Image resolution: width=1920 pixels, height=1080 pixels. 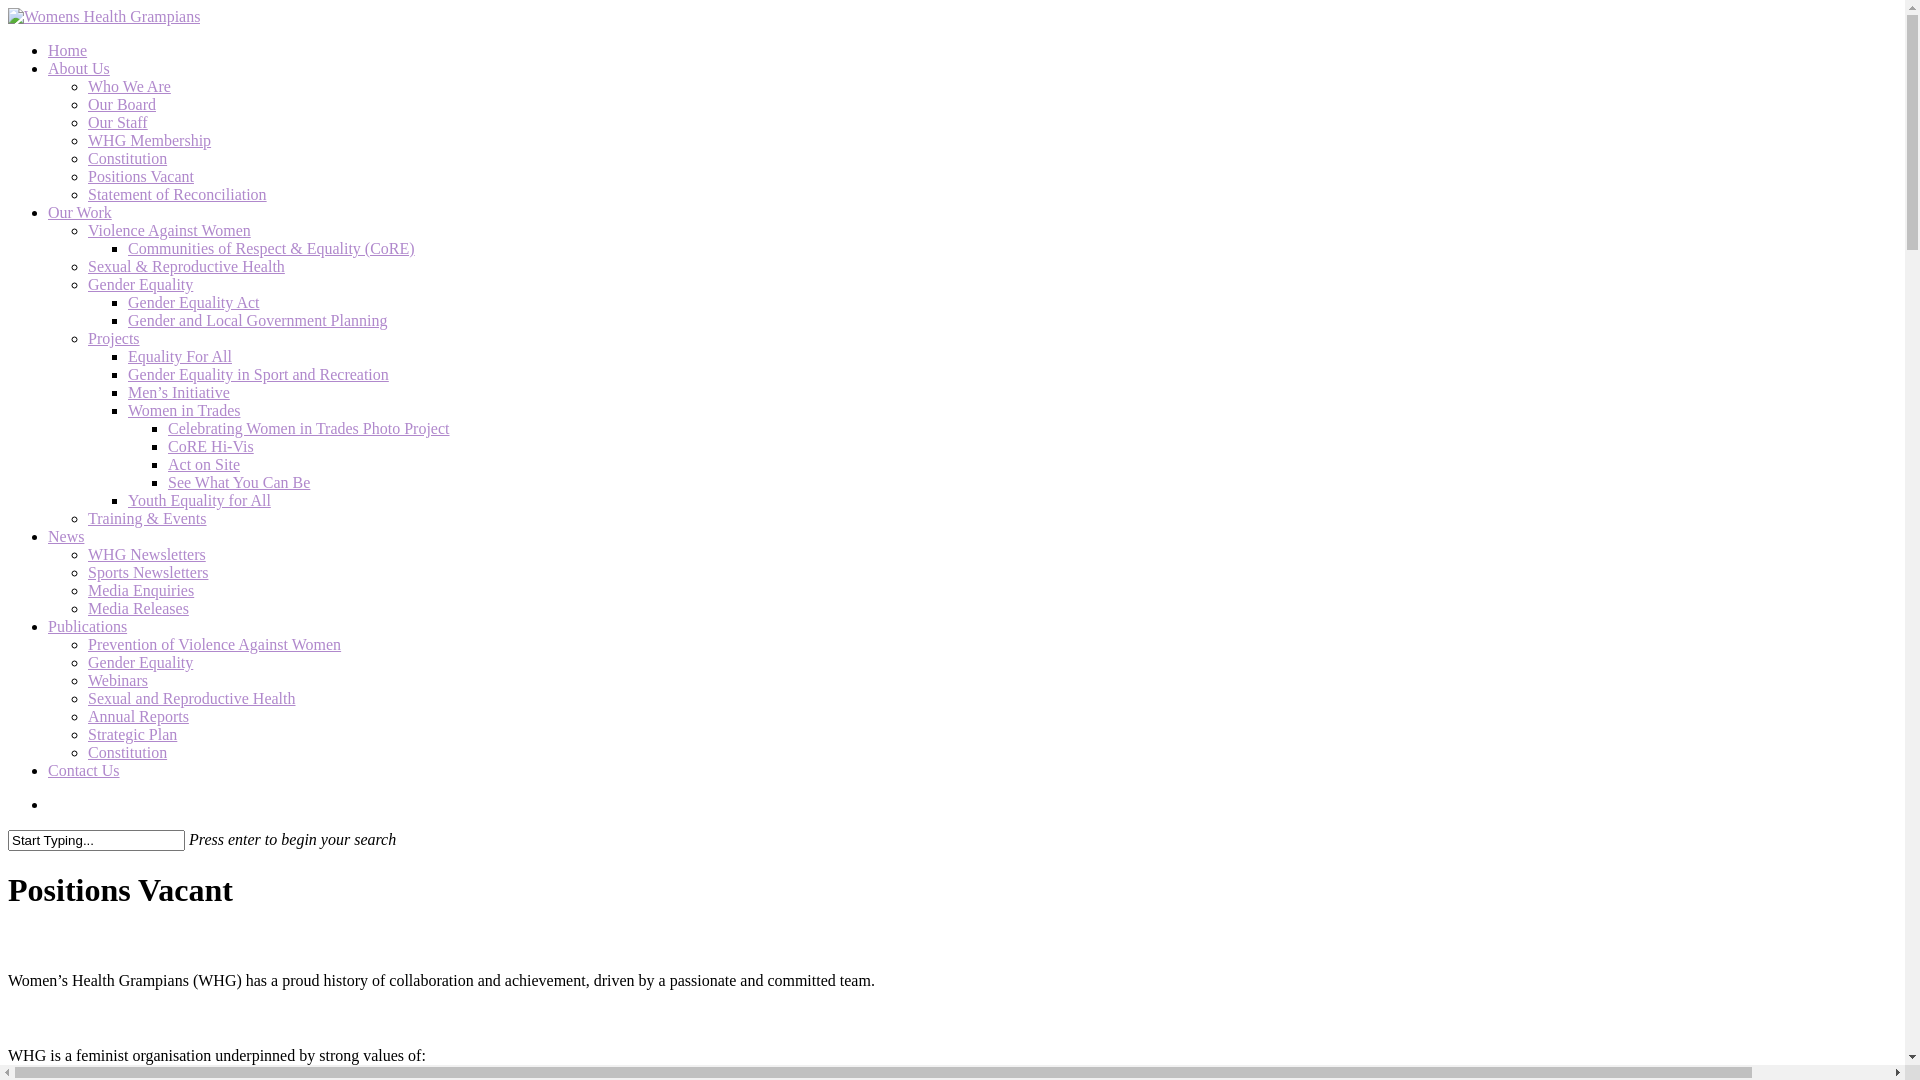 What do you see at coordinates (137, 607) in the screenshot?
I see `'Media Releases'` at bounding box center [137, 607].